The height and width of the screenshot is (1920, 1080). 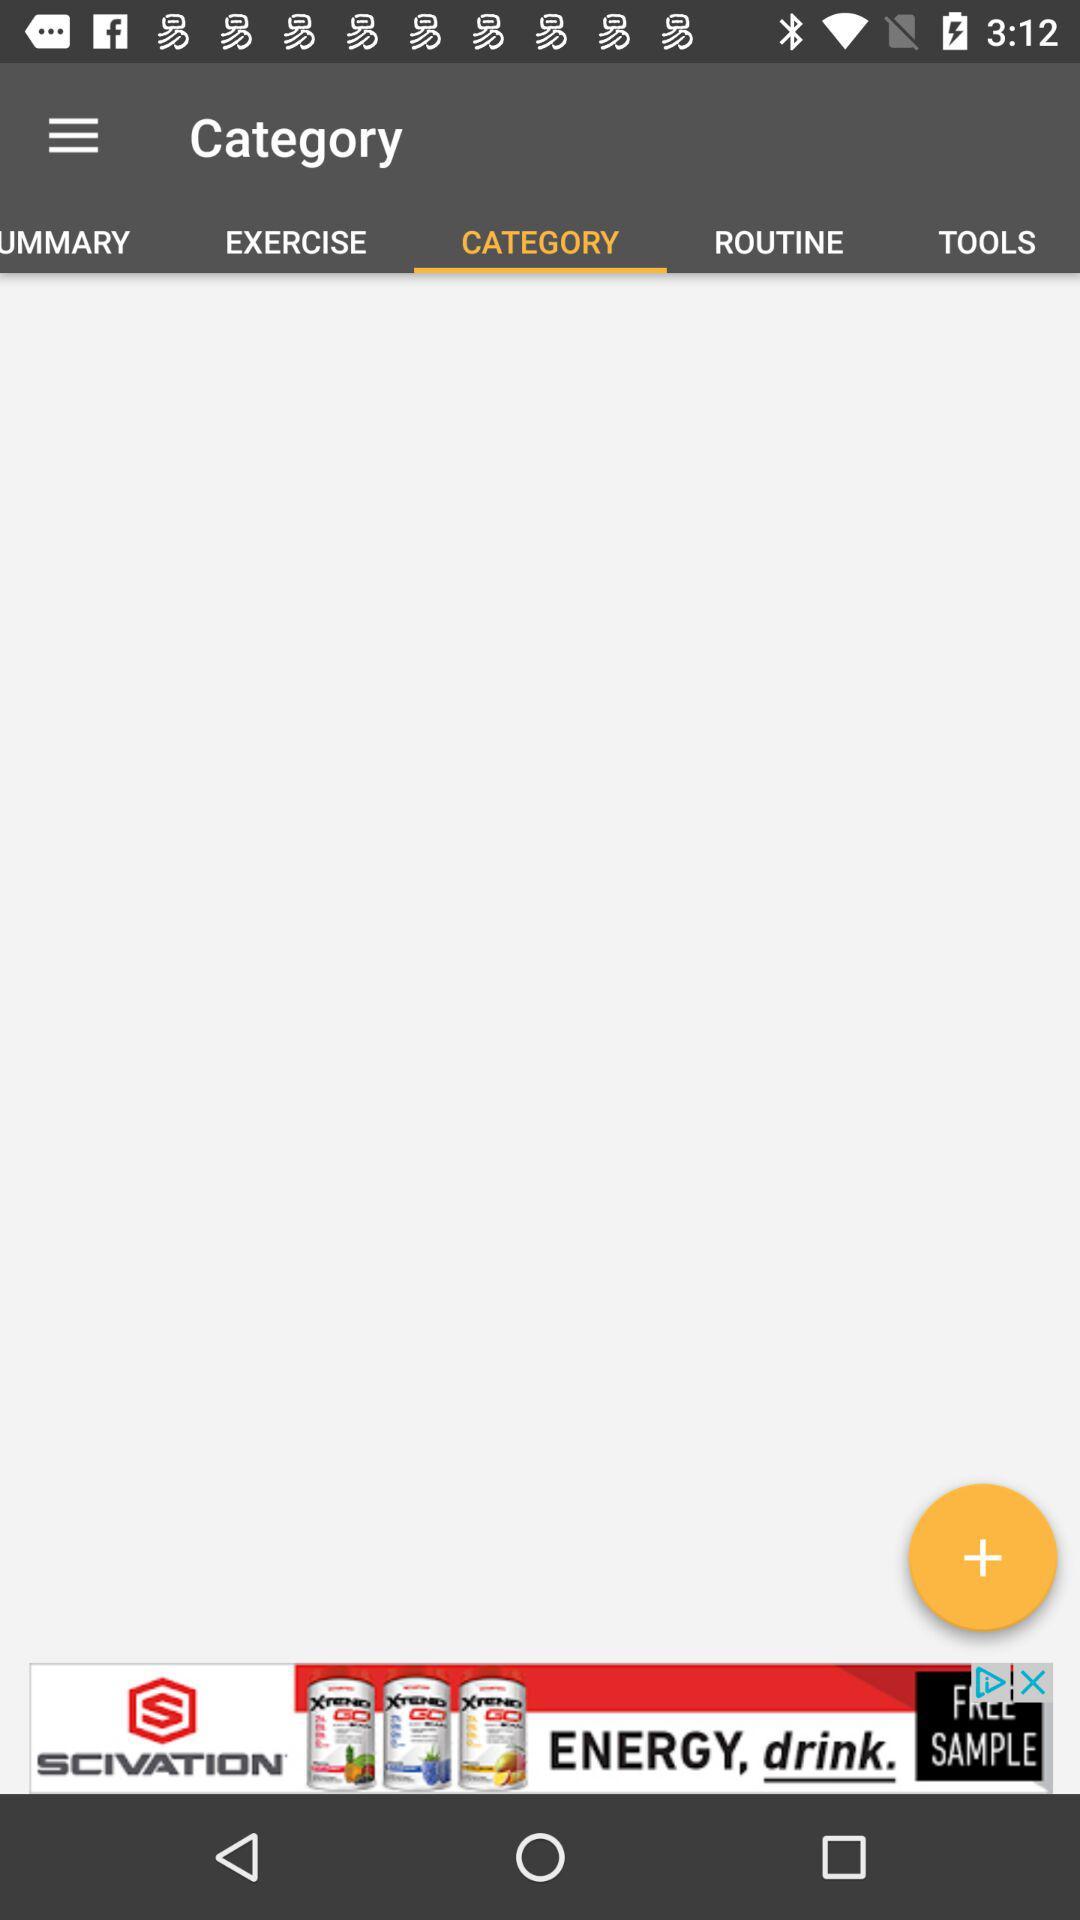 I want to click on option, so click(x=981, y=1564).